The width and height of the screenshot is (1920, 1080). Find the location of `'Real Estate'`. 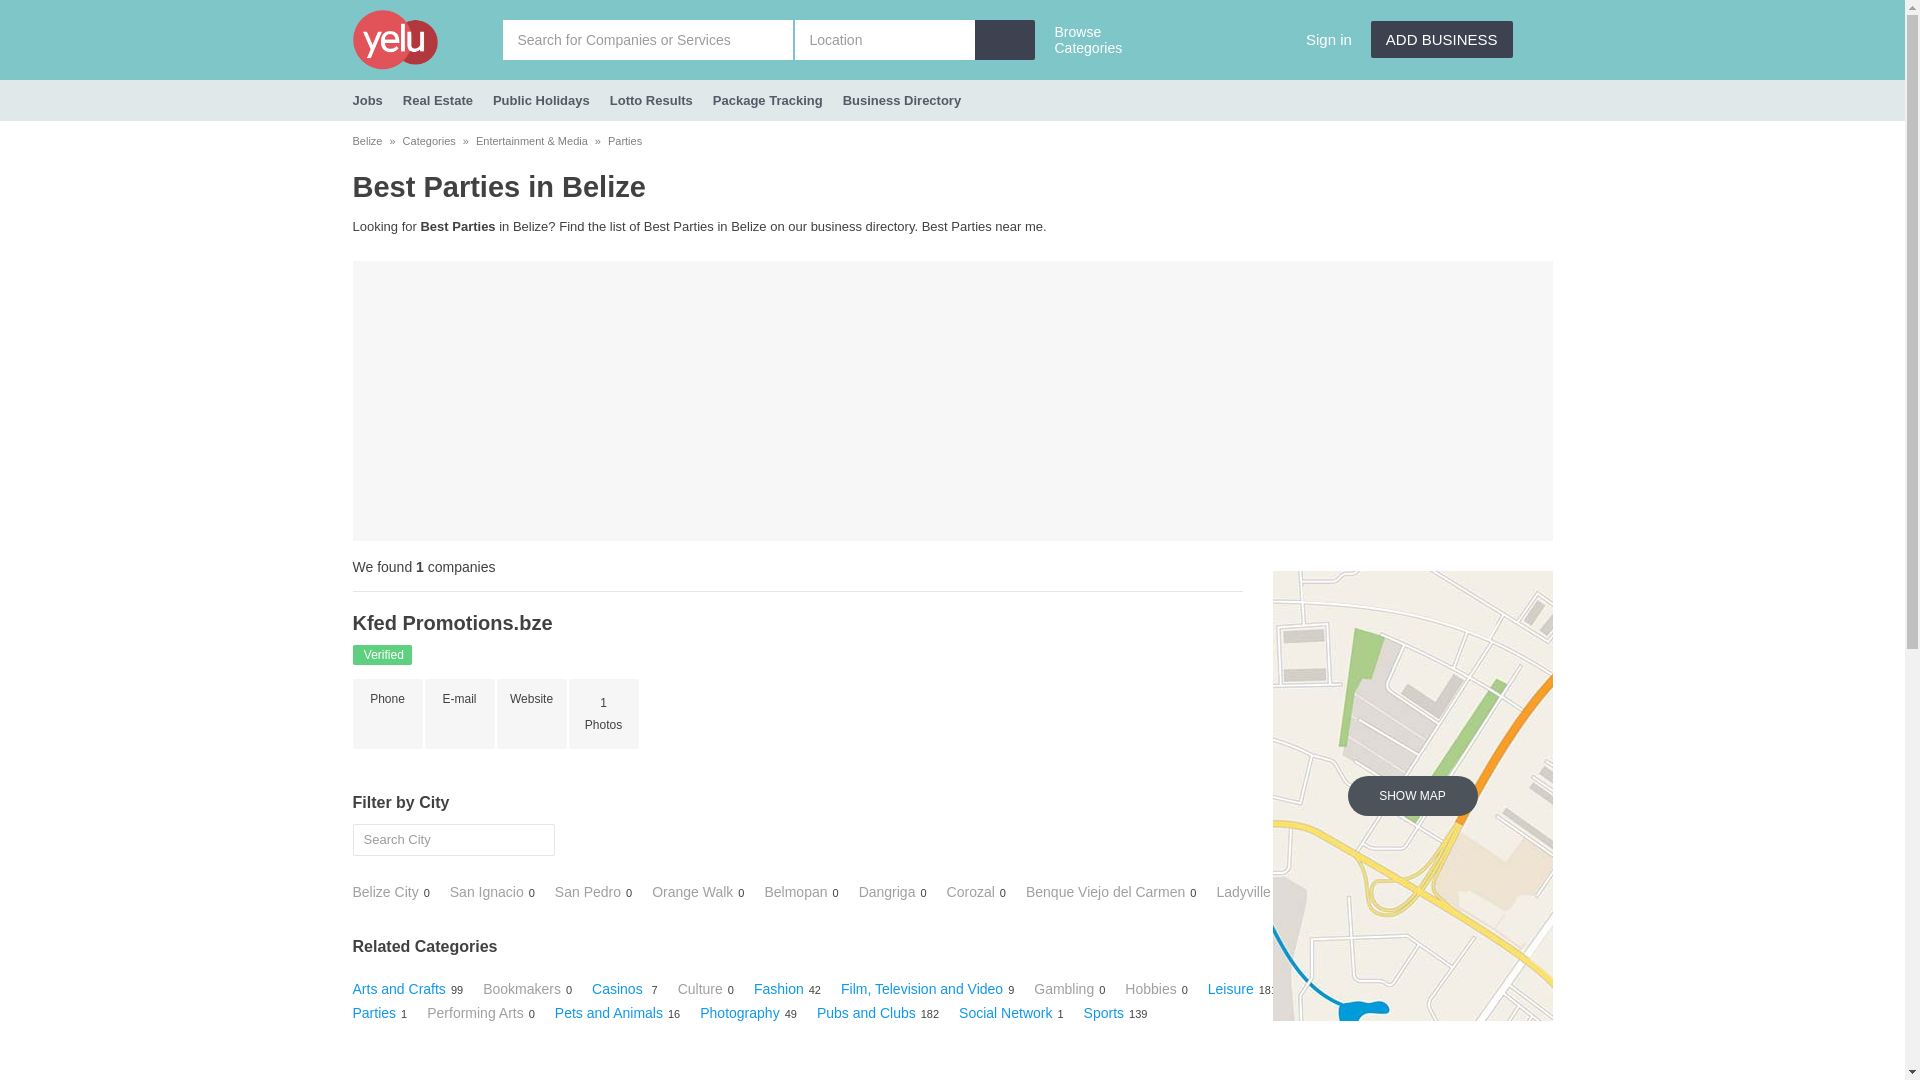

'Real Estate' is located at coordinates (436, 100).